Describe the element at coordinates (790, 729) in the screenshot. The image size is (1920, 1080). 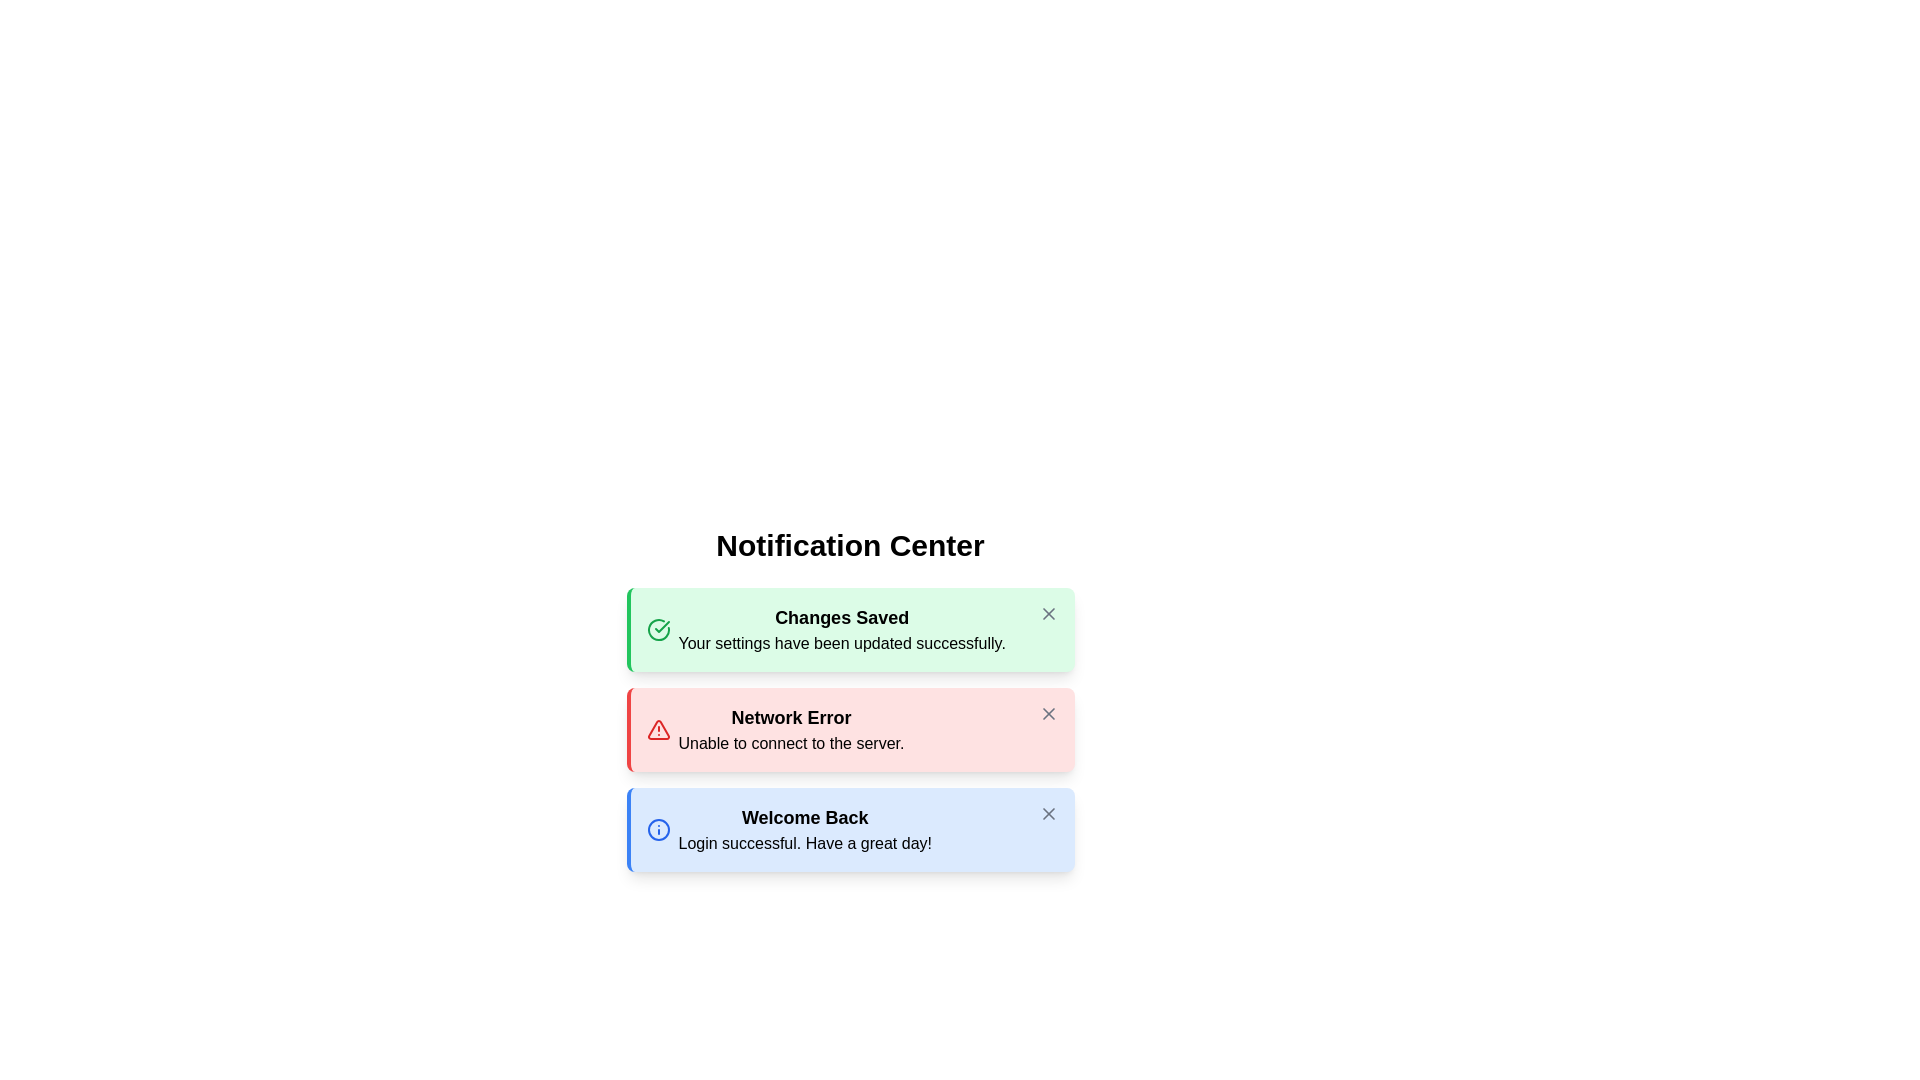
I see `the network error message displayed in the second notification card within the Notification Center` at that location.